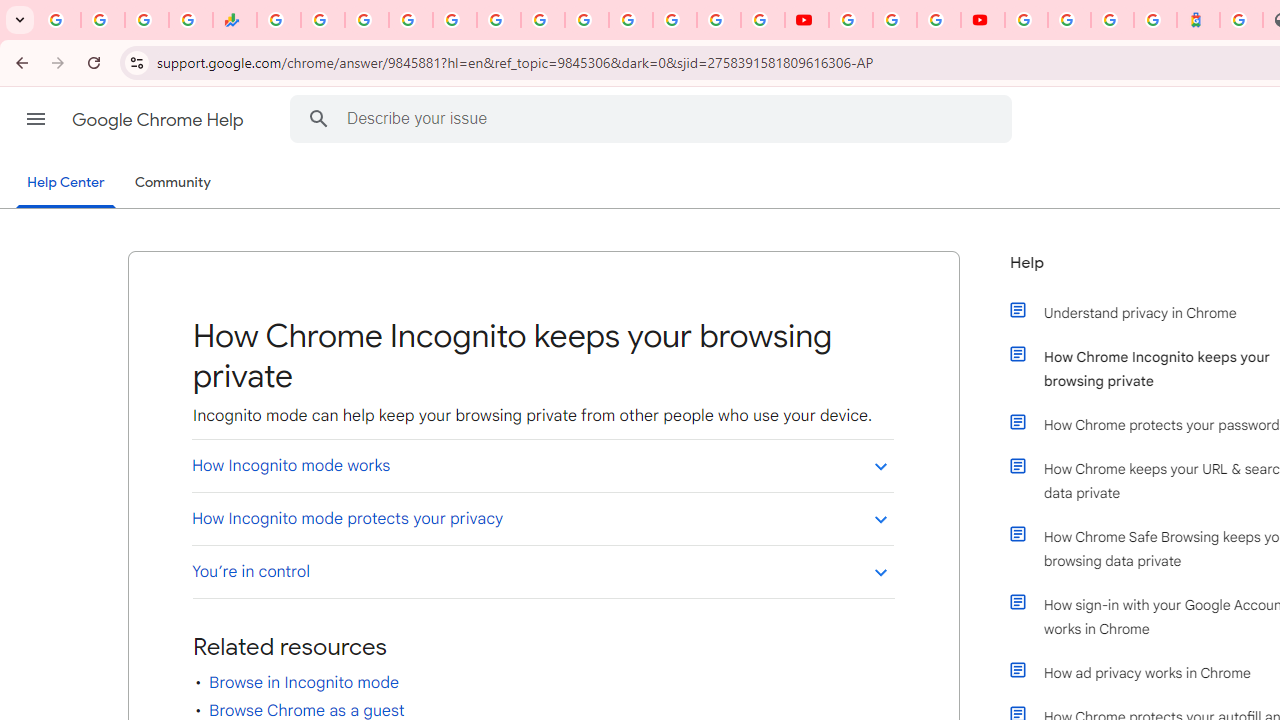  Describe the element at coordinates (172, 183) in the screenshot. I see `'Community'` at that location.